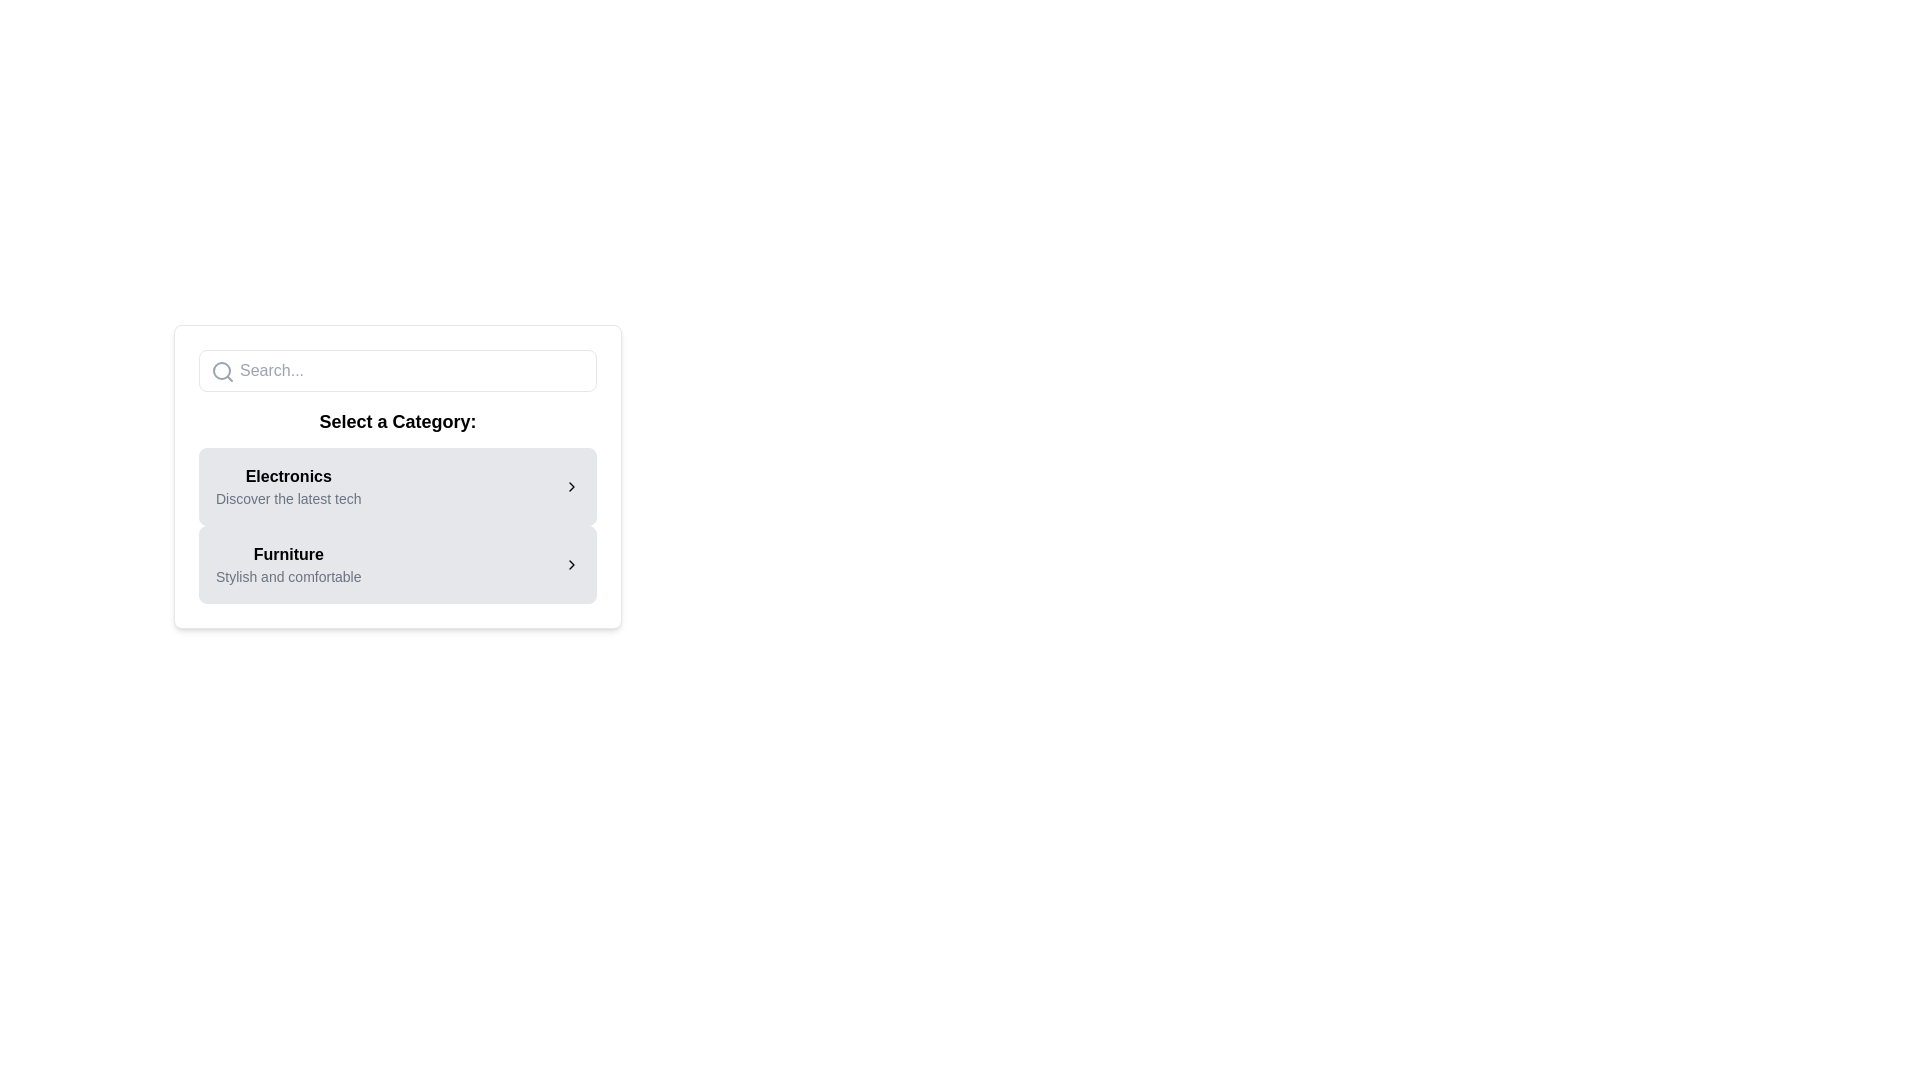 The width and height of the screenshot is (1920, 1080). Describe the element at coordinates (287, 497) in the screenshot. I see `the Text label that provides additional information about the 'Electronics' category, located immediately below the 'Electronics' label in the 'Select a Category' section` at that location.